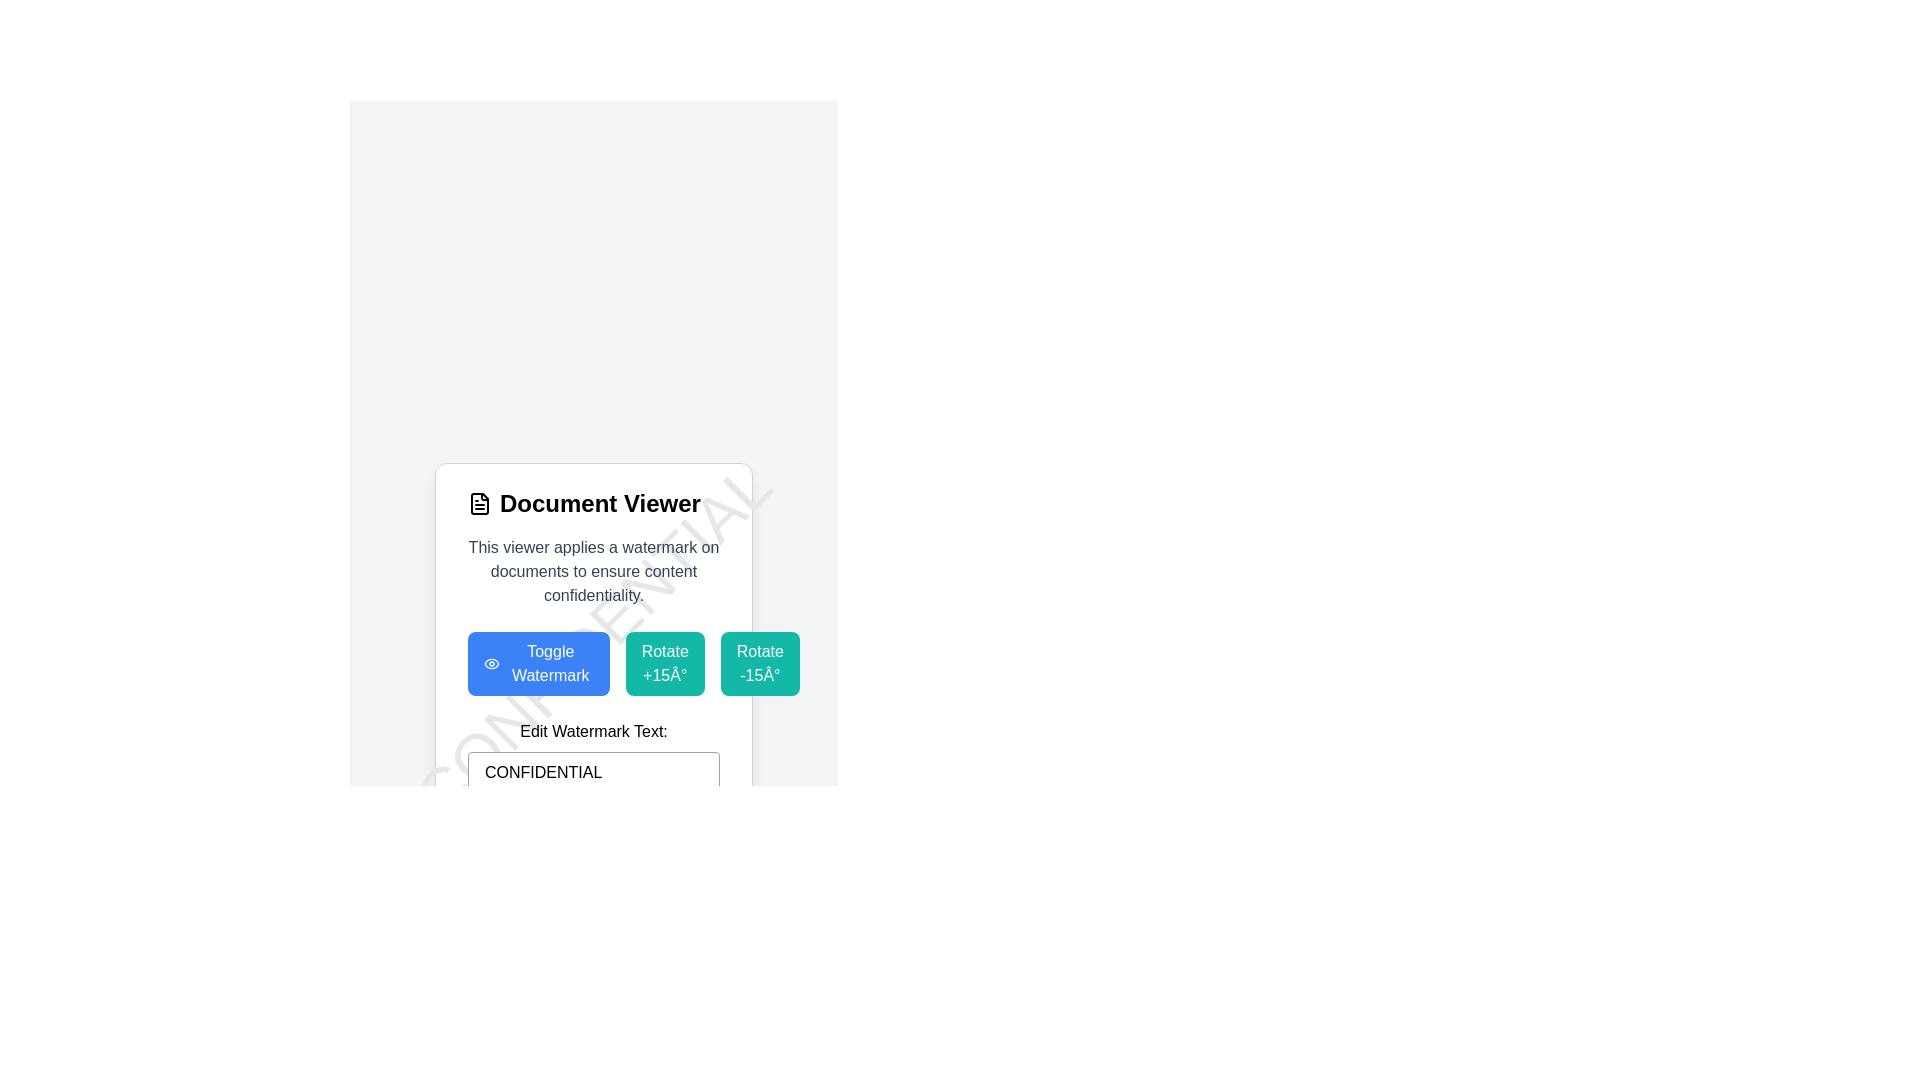 The height and width of the screenshot is (1080, 1920). I want to click on the toggle watermark button located in the horizontal group of three buttons below the 'Document Viewer' header, so click(538, 663).